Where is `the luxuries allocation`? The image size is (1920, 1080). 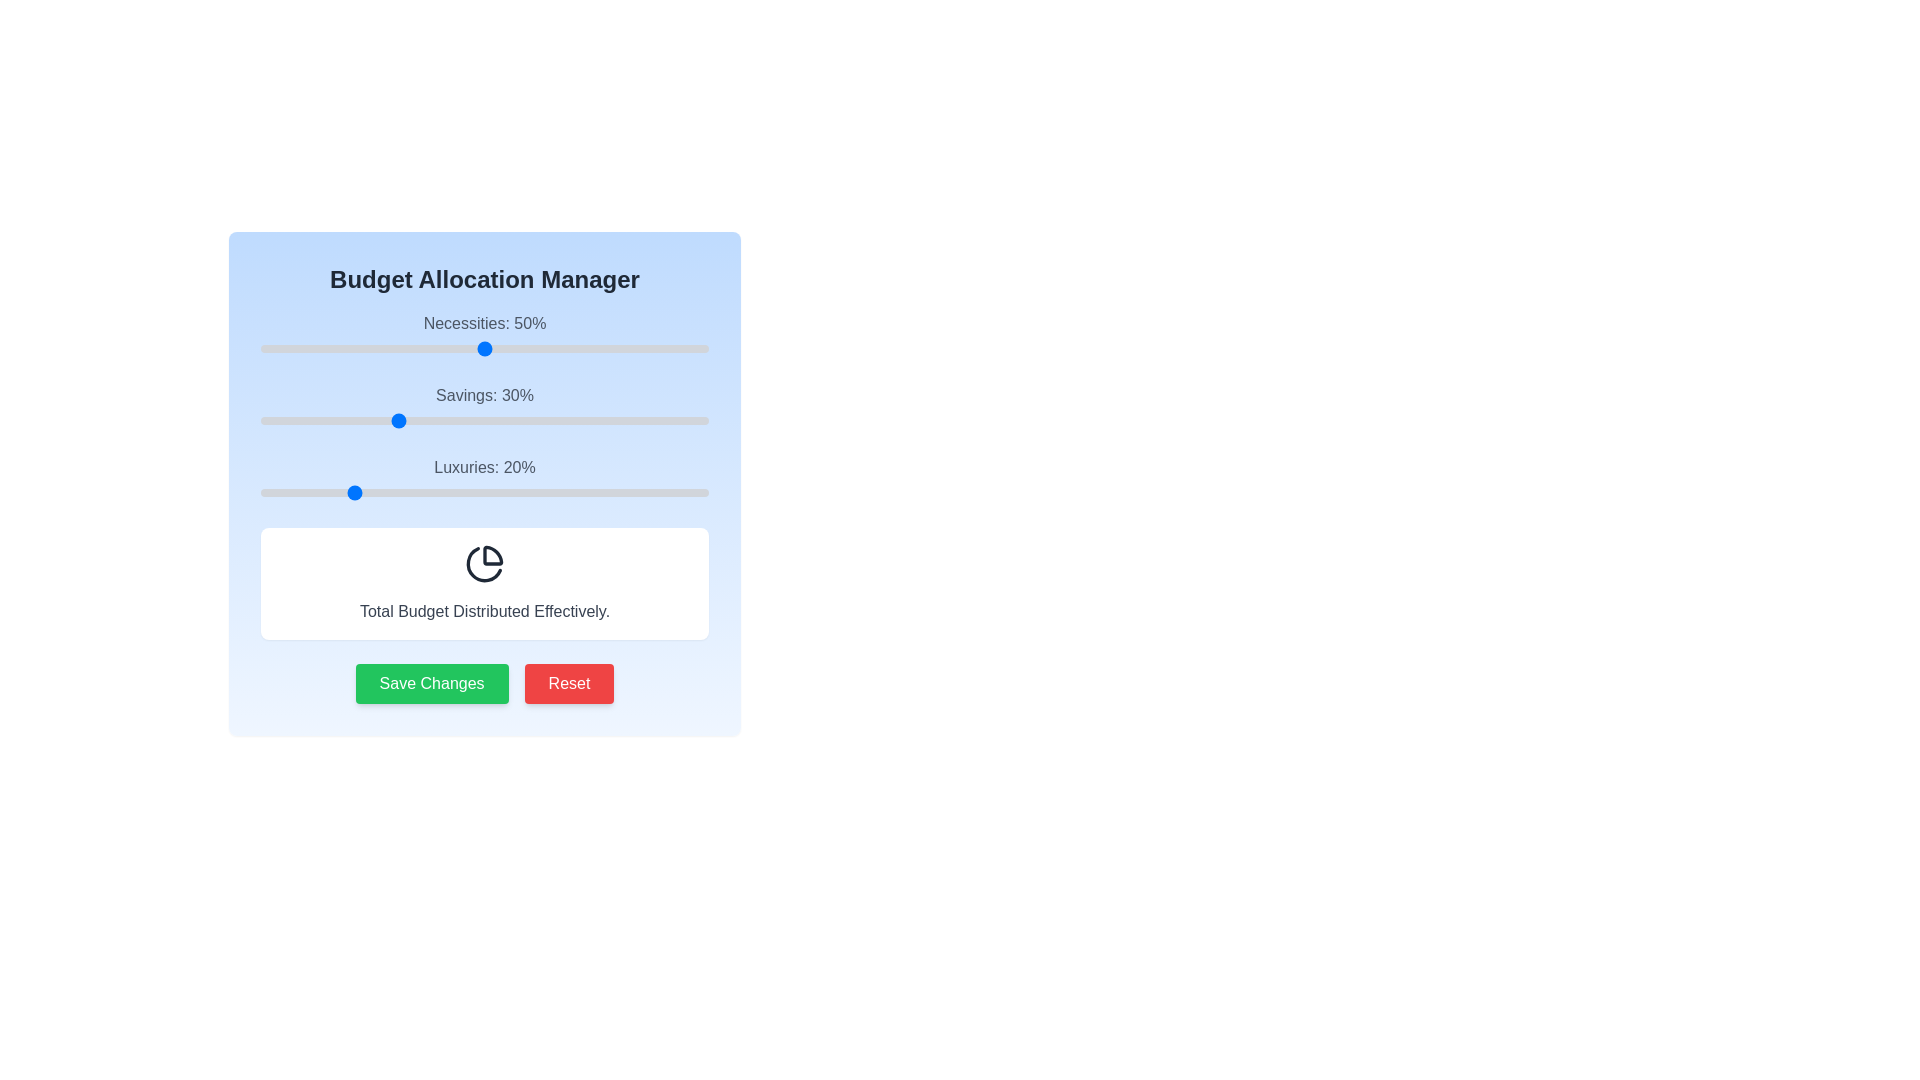
the luxuries allocation is located at coordinates (403, 493).